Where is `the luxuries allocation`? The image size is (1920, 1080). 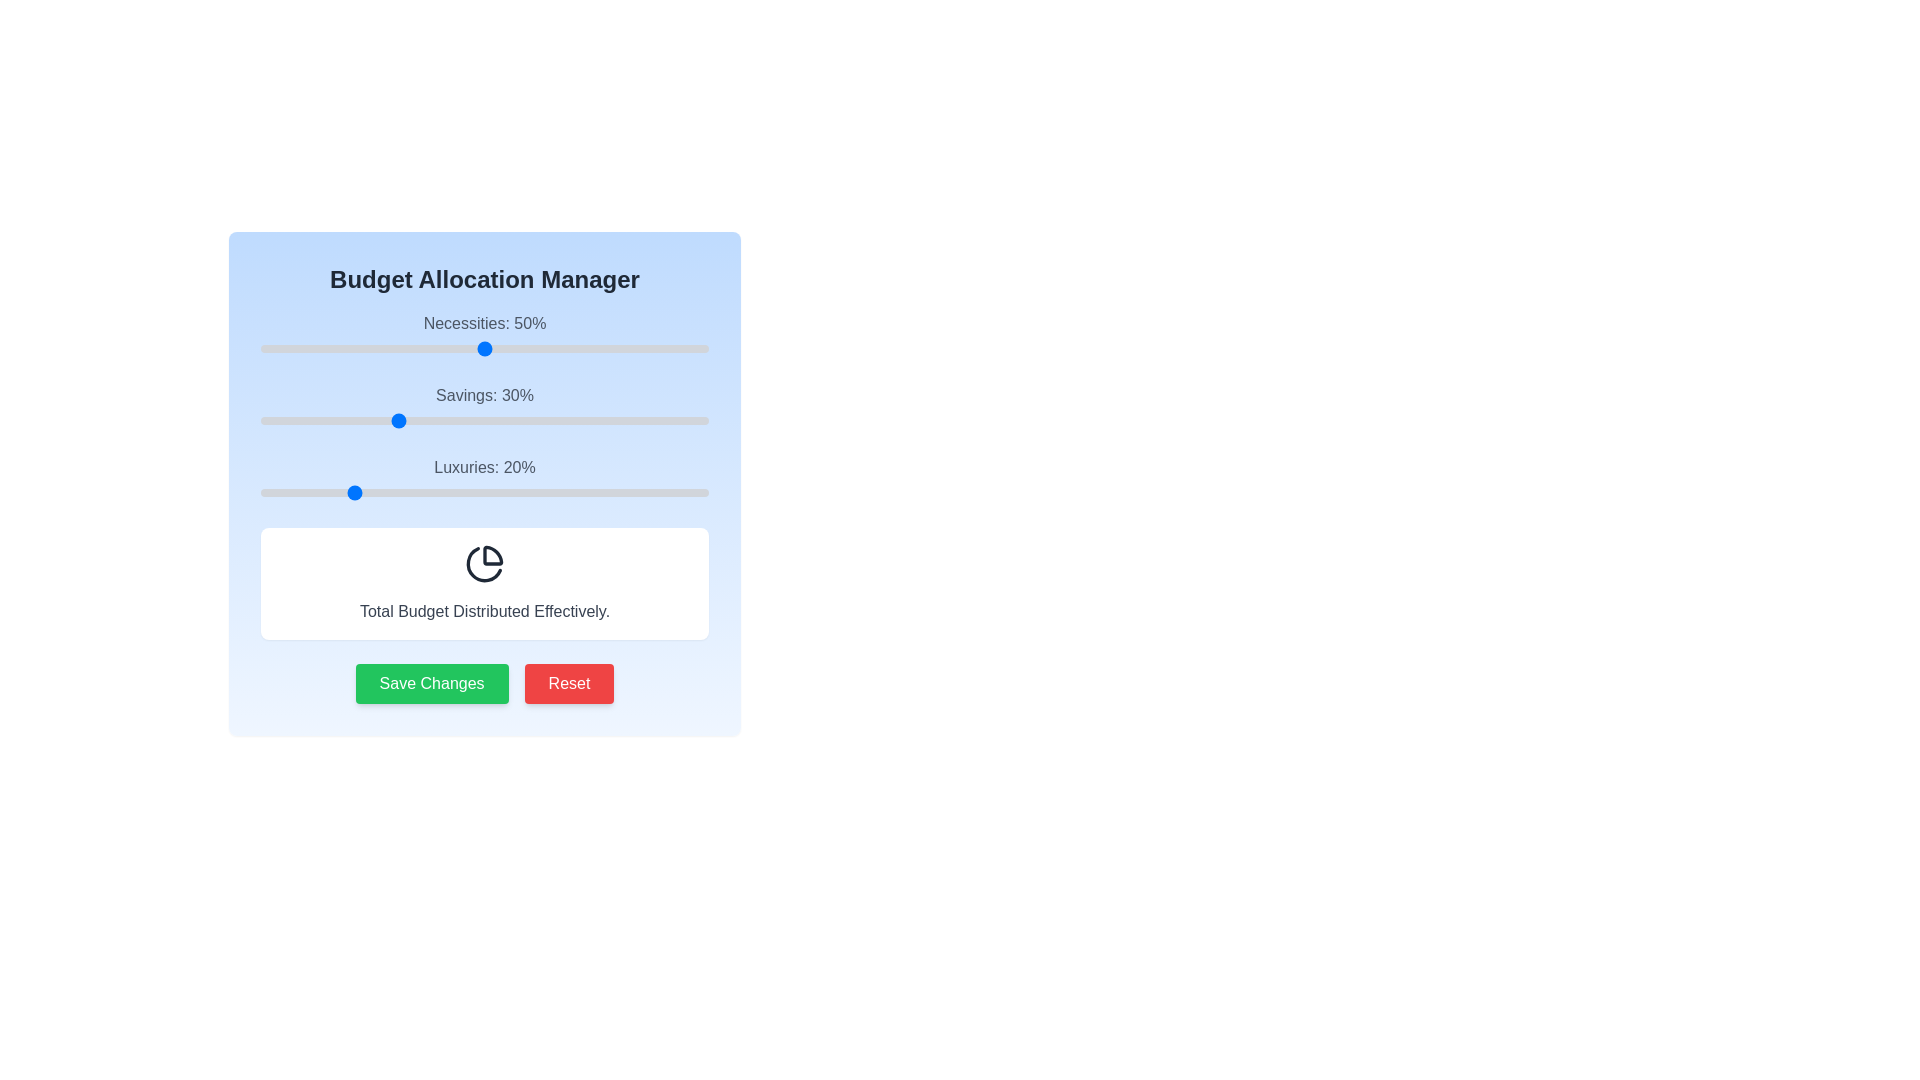
the luxuries allocation is located at coordinates (403, 493).